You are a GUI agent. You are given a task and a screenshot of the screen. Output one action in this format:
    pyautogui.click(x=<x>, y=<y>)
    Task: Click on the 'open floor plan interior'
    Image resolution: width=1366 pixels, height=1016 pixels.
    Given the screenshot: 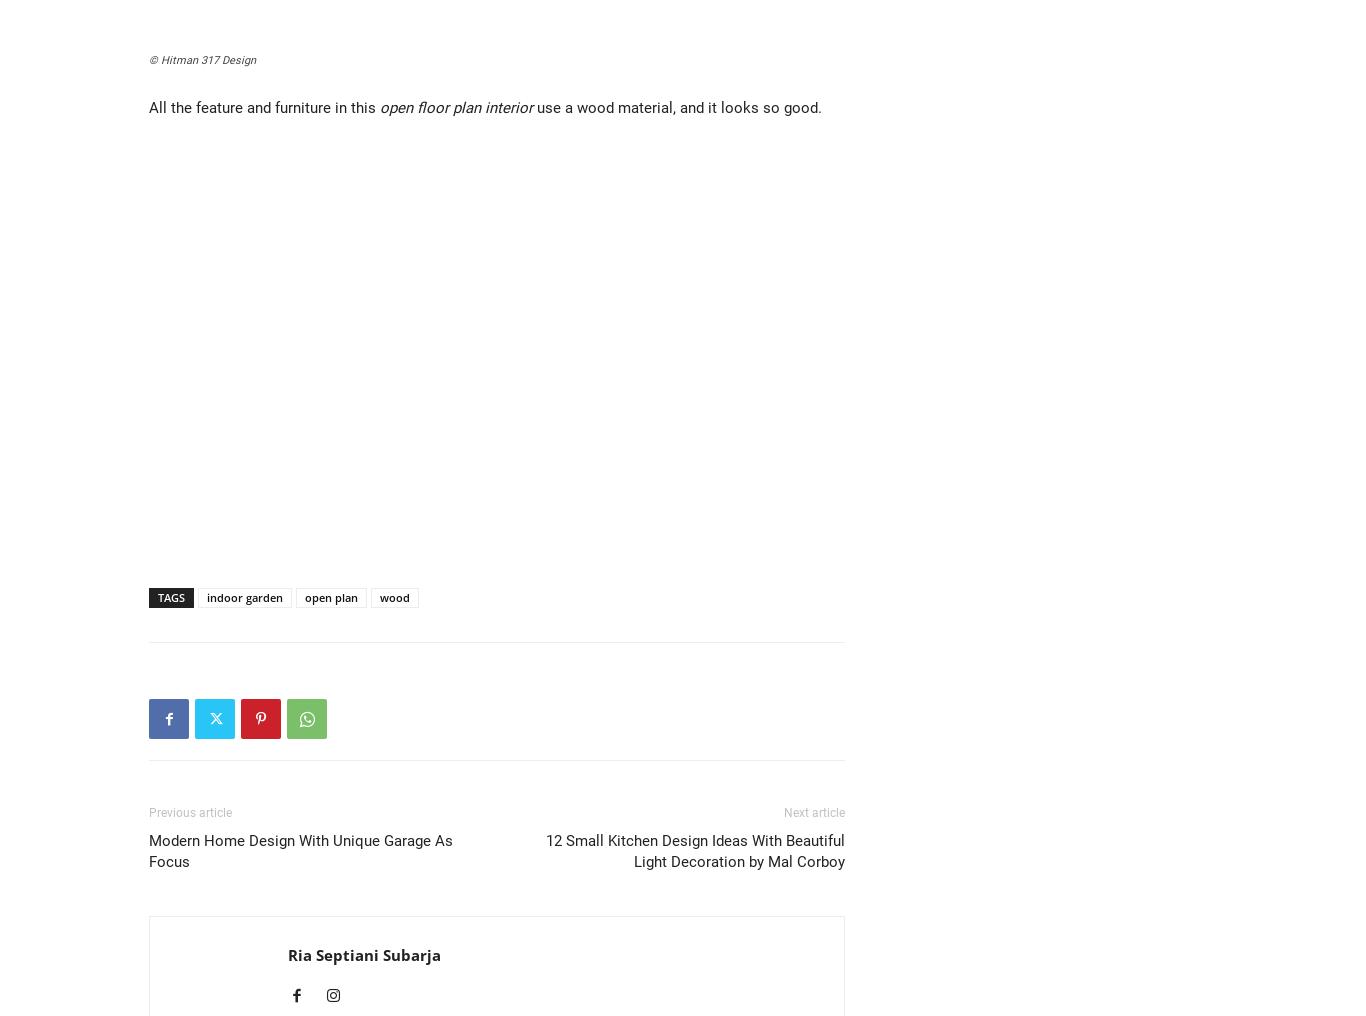 What is the action you would take?
    pyautogui.click(x=456, y=108)
    